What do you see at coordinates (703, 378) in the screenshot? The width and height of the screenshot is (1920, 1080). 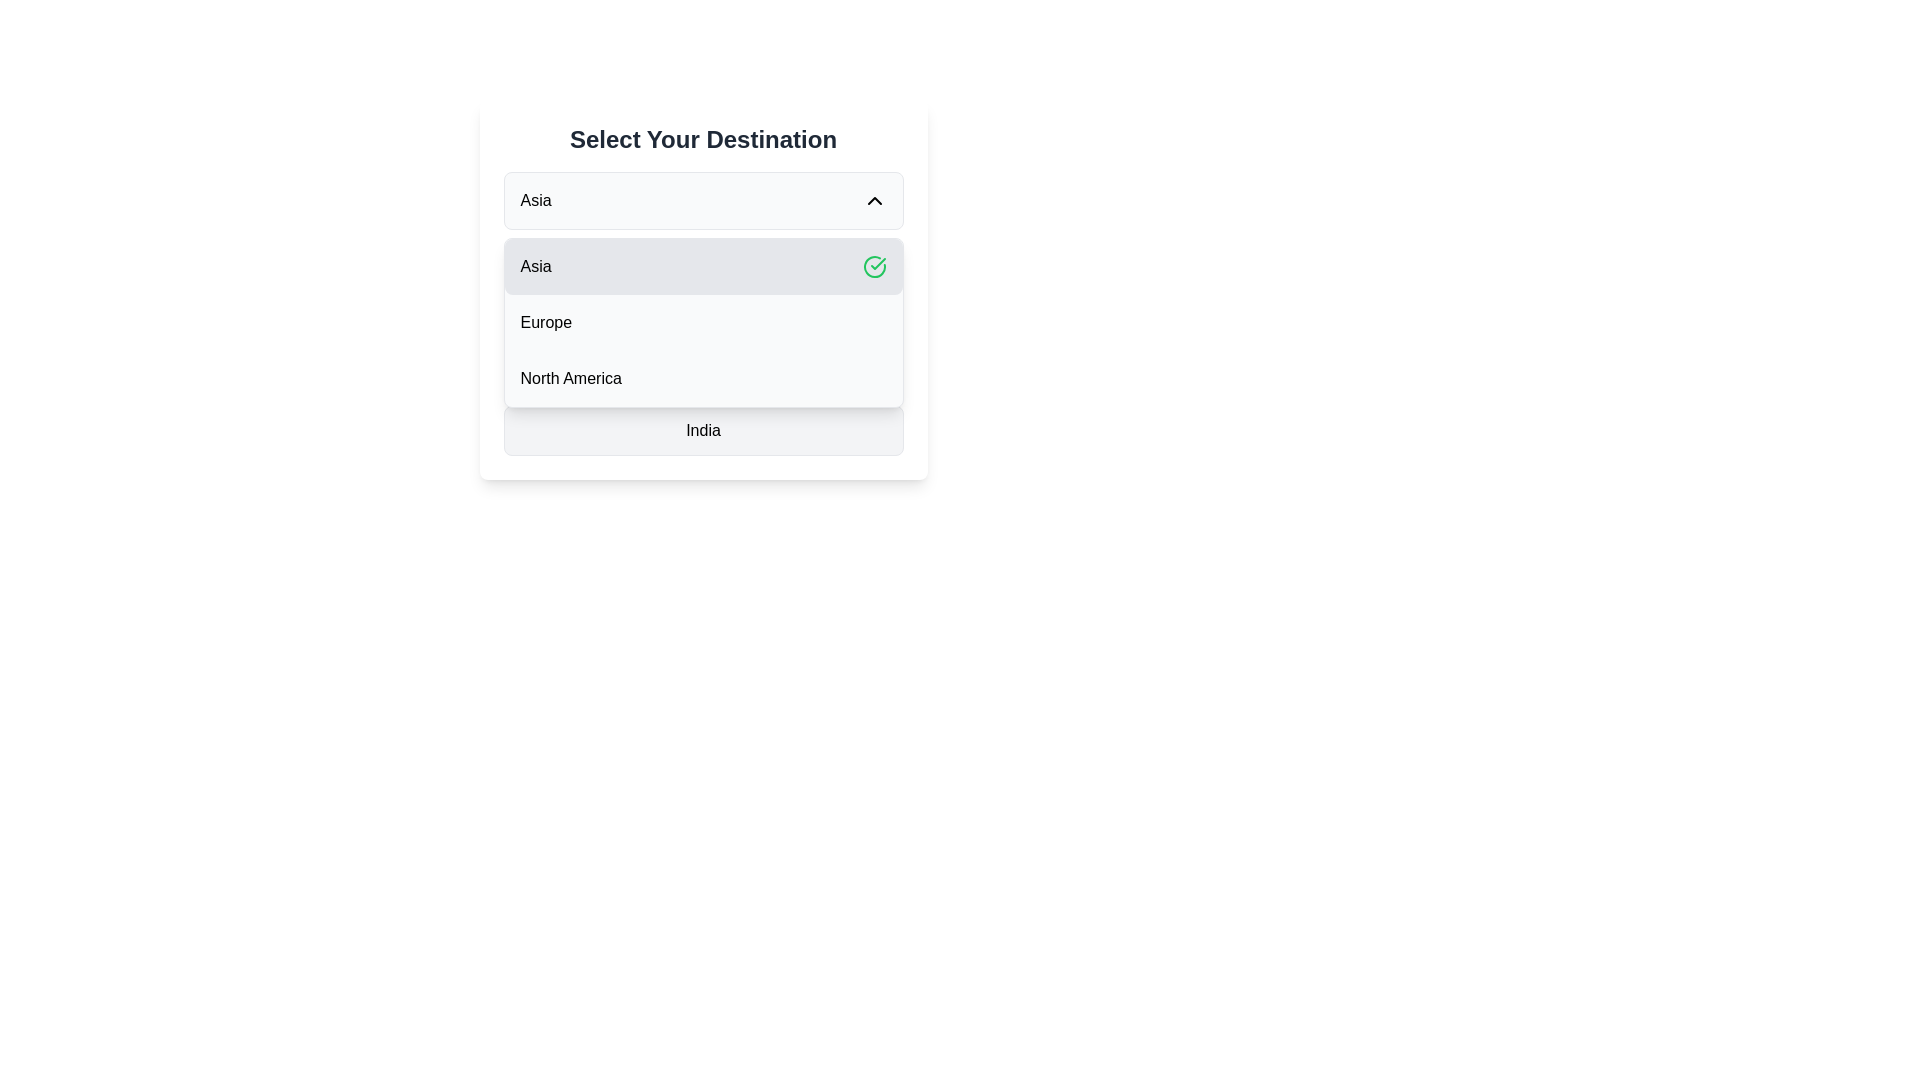 I see `the third visible menu item in the dropdown menu, which represents 'North America'` at bounding box center [703, 378].